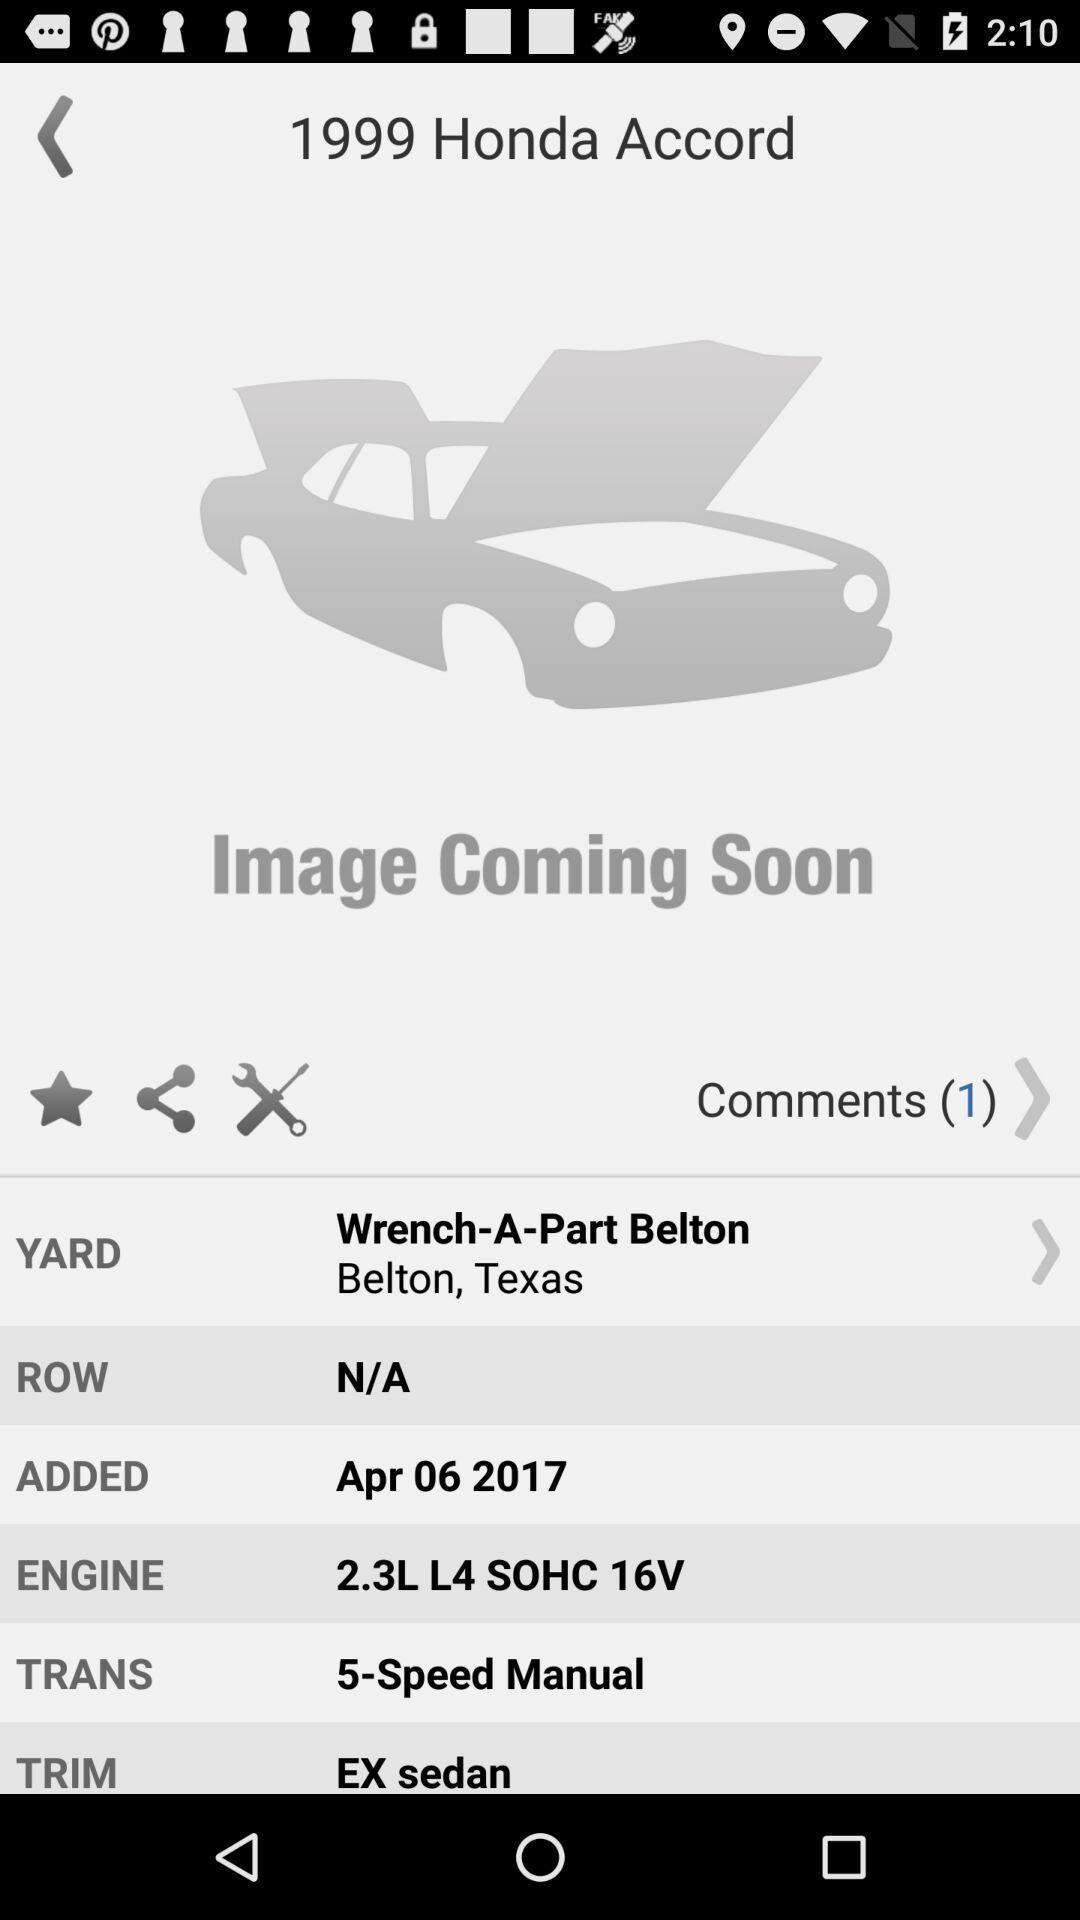 This screenshot has height=1920, width=1080. I want to click on the item next to the yard app, so click(688, 1250).